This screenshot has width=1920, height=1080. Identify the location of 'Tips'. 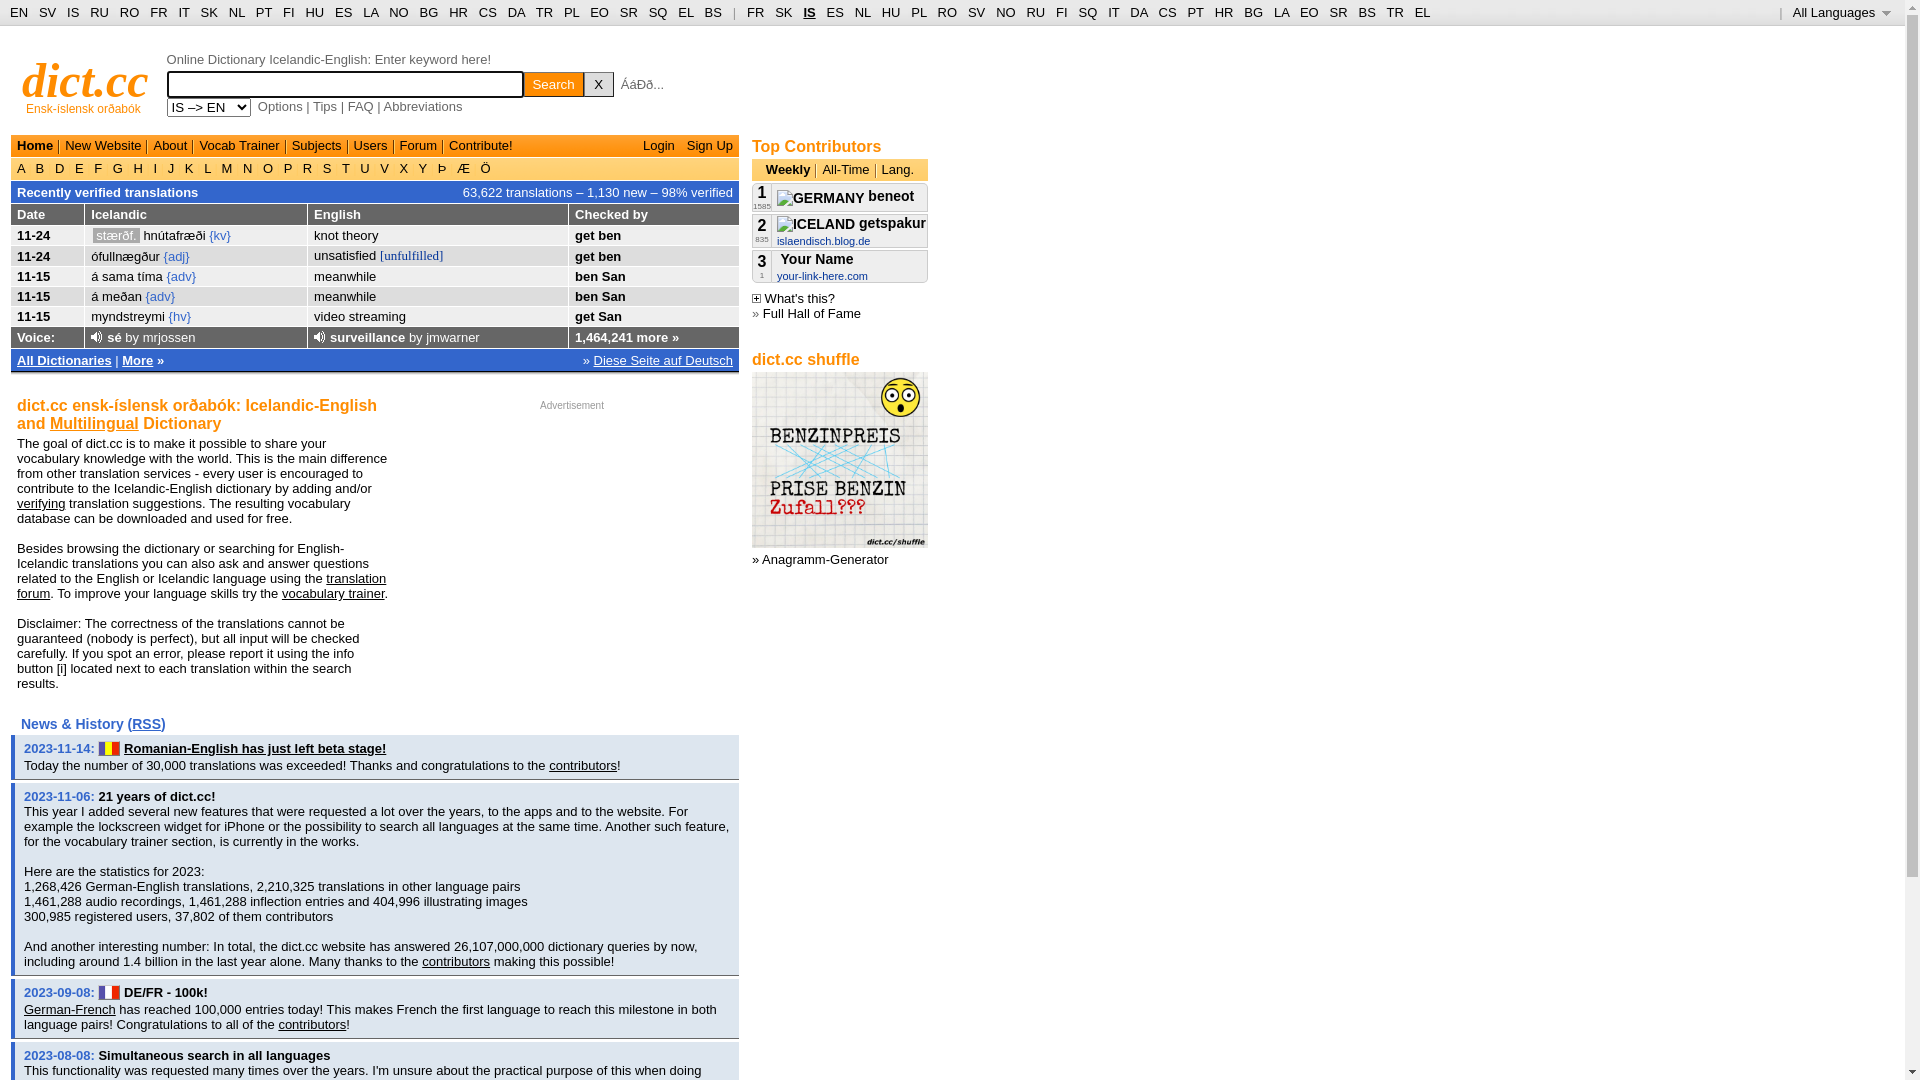
(311, 106).